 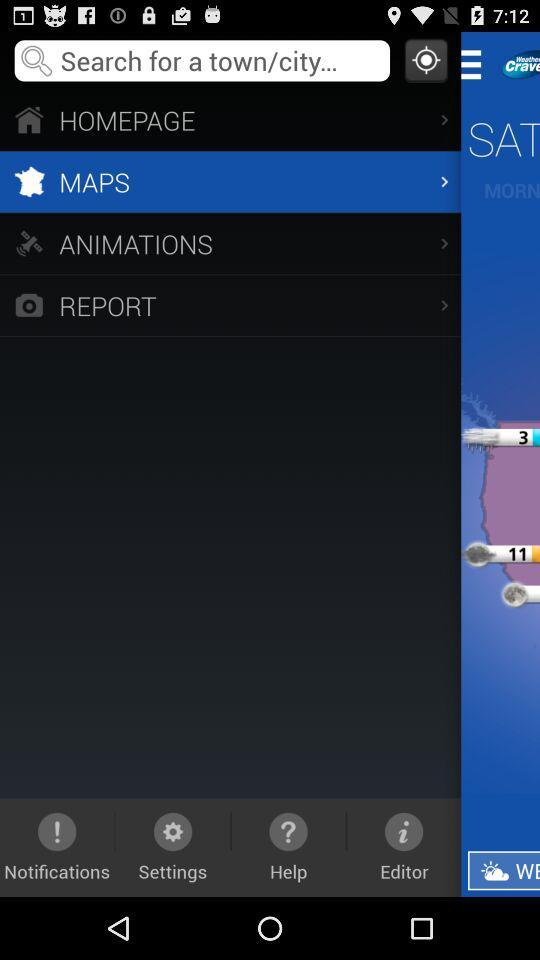 I want to click on information about the app, so click(x=517, y=64).